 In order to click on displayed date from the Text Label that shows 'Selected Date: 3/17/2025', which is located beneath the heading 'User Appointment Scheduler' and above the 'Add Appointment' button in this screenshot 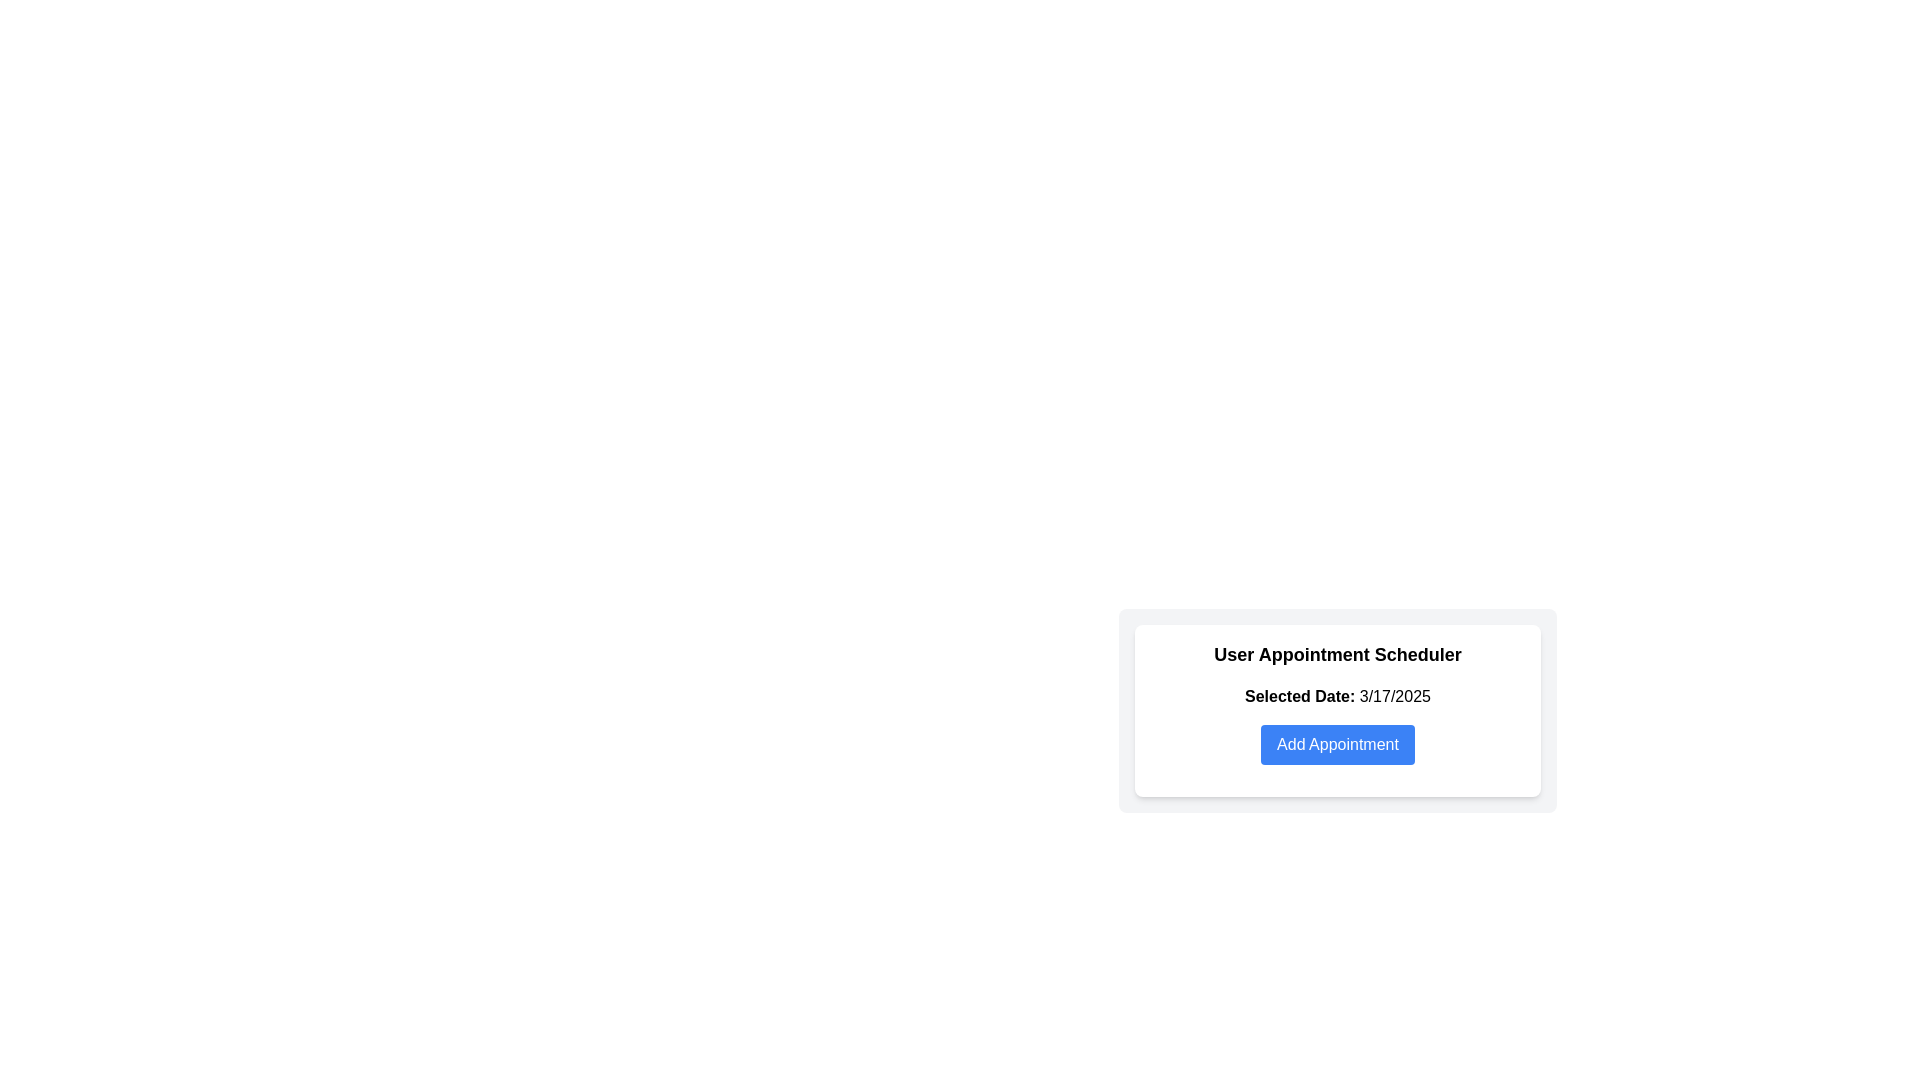, I will do `click(1338, 696)`.